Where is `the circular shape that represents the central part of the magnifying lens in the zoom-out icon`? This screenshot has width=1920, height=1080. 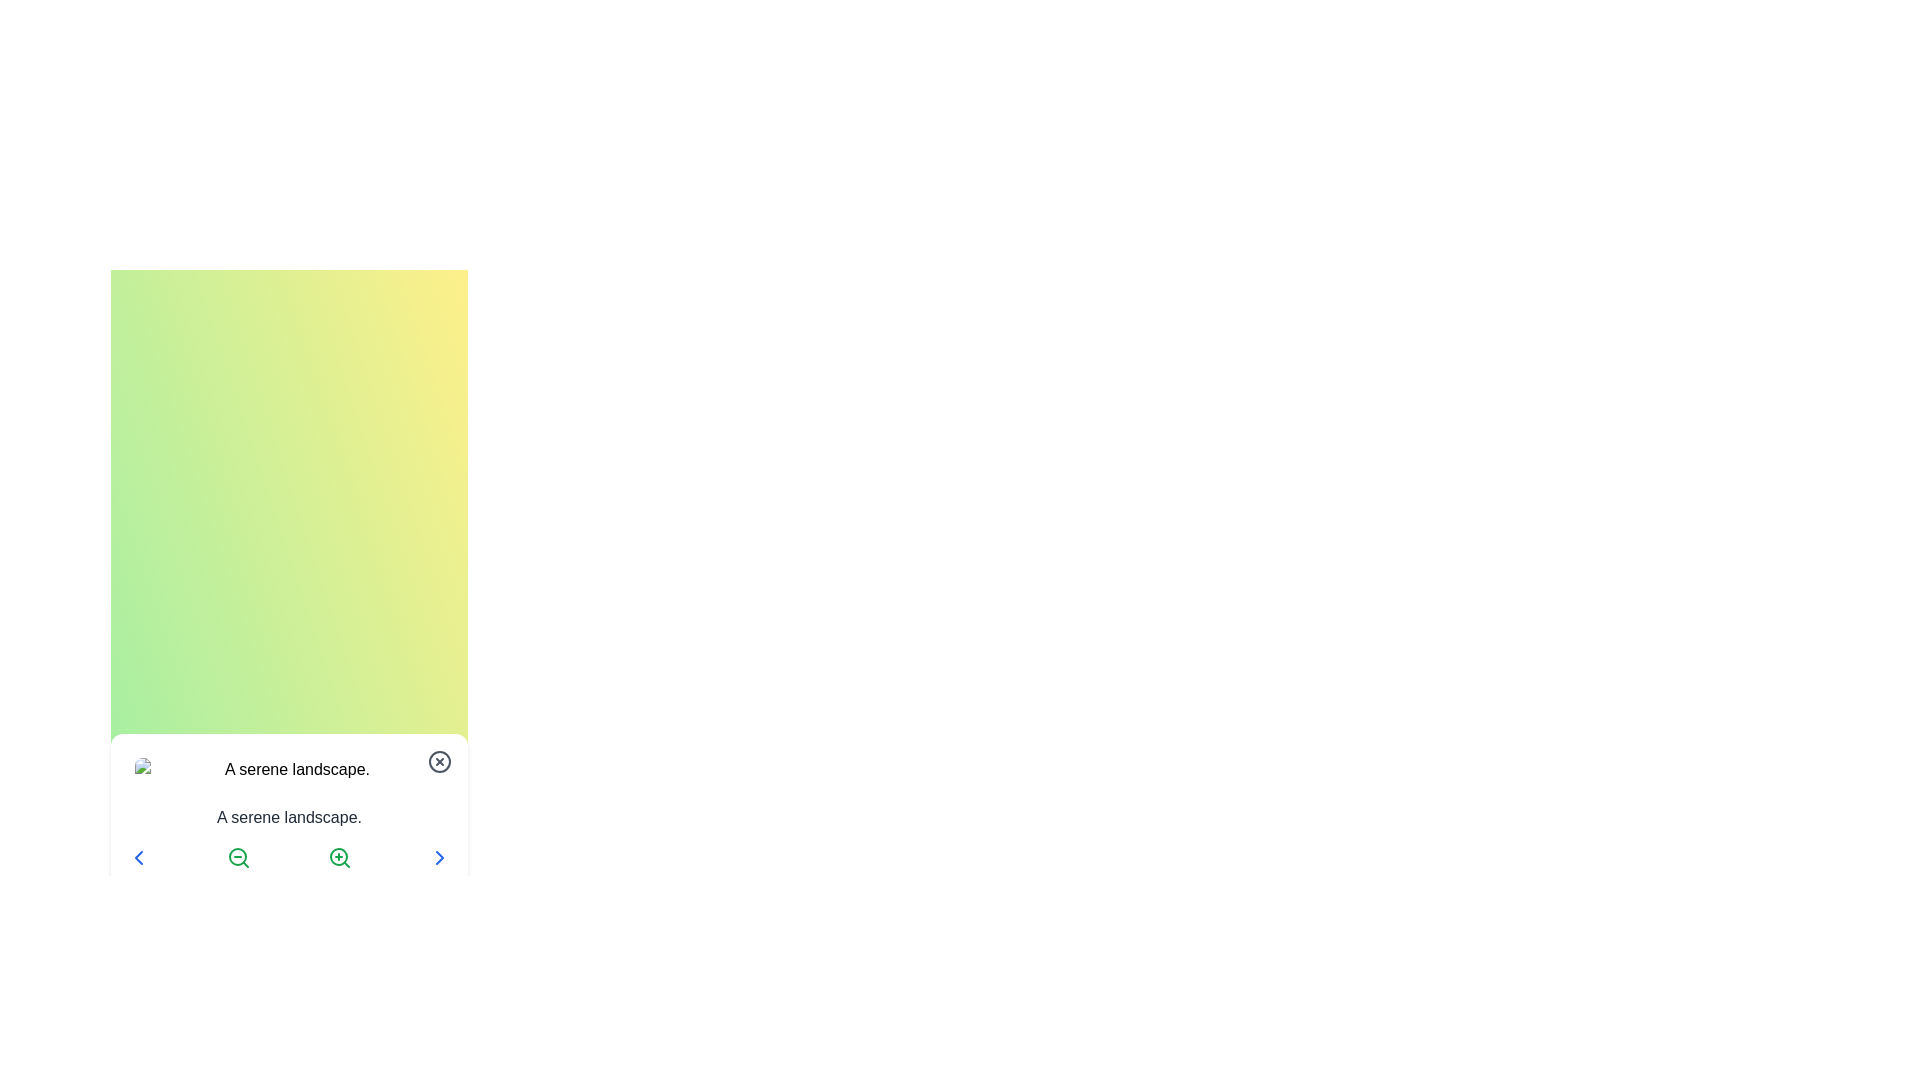
the circular shape that represents the central part of the magnifying lens in the zoom-out icon is located at coordinates (238, 855).